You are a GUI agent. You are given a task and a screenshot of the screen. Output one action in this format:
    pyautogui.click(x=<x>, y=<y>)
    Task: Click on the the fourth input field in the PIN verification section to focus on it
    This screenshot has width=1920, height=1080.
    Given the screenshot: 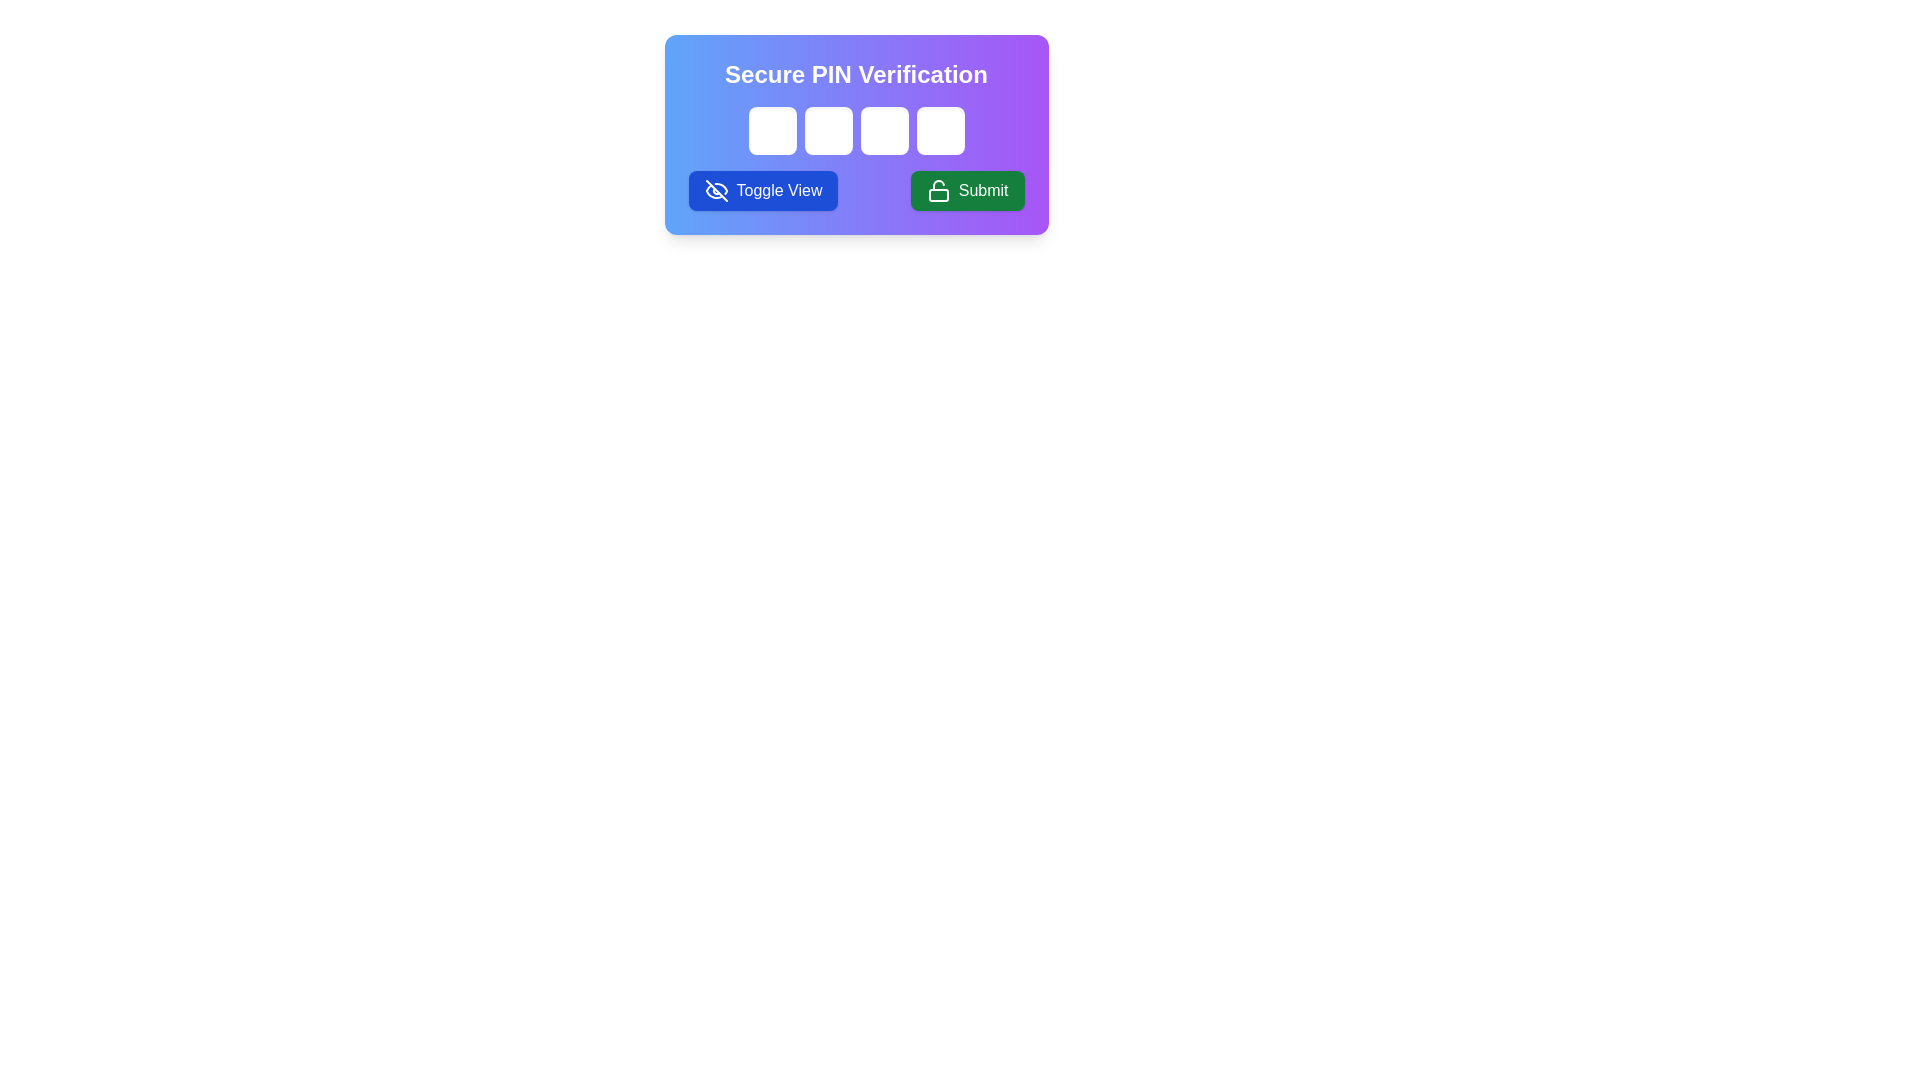 What is the action you would take?
    pyautogui.click(x=939, y=131)
    